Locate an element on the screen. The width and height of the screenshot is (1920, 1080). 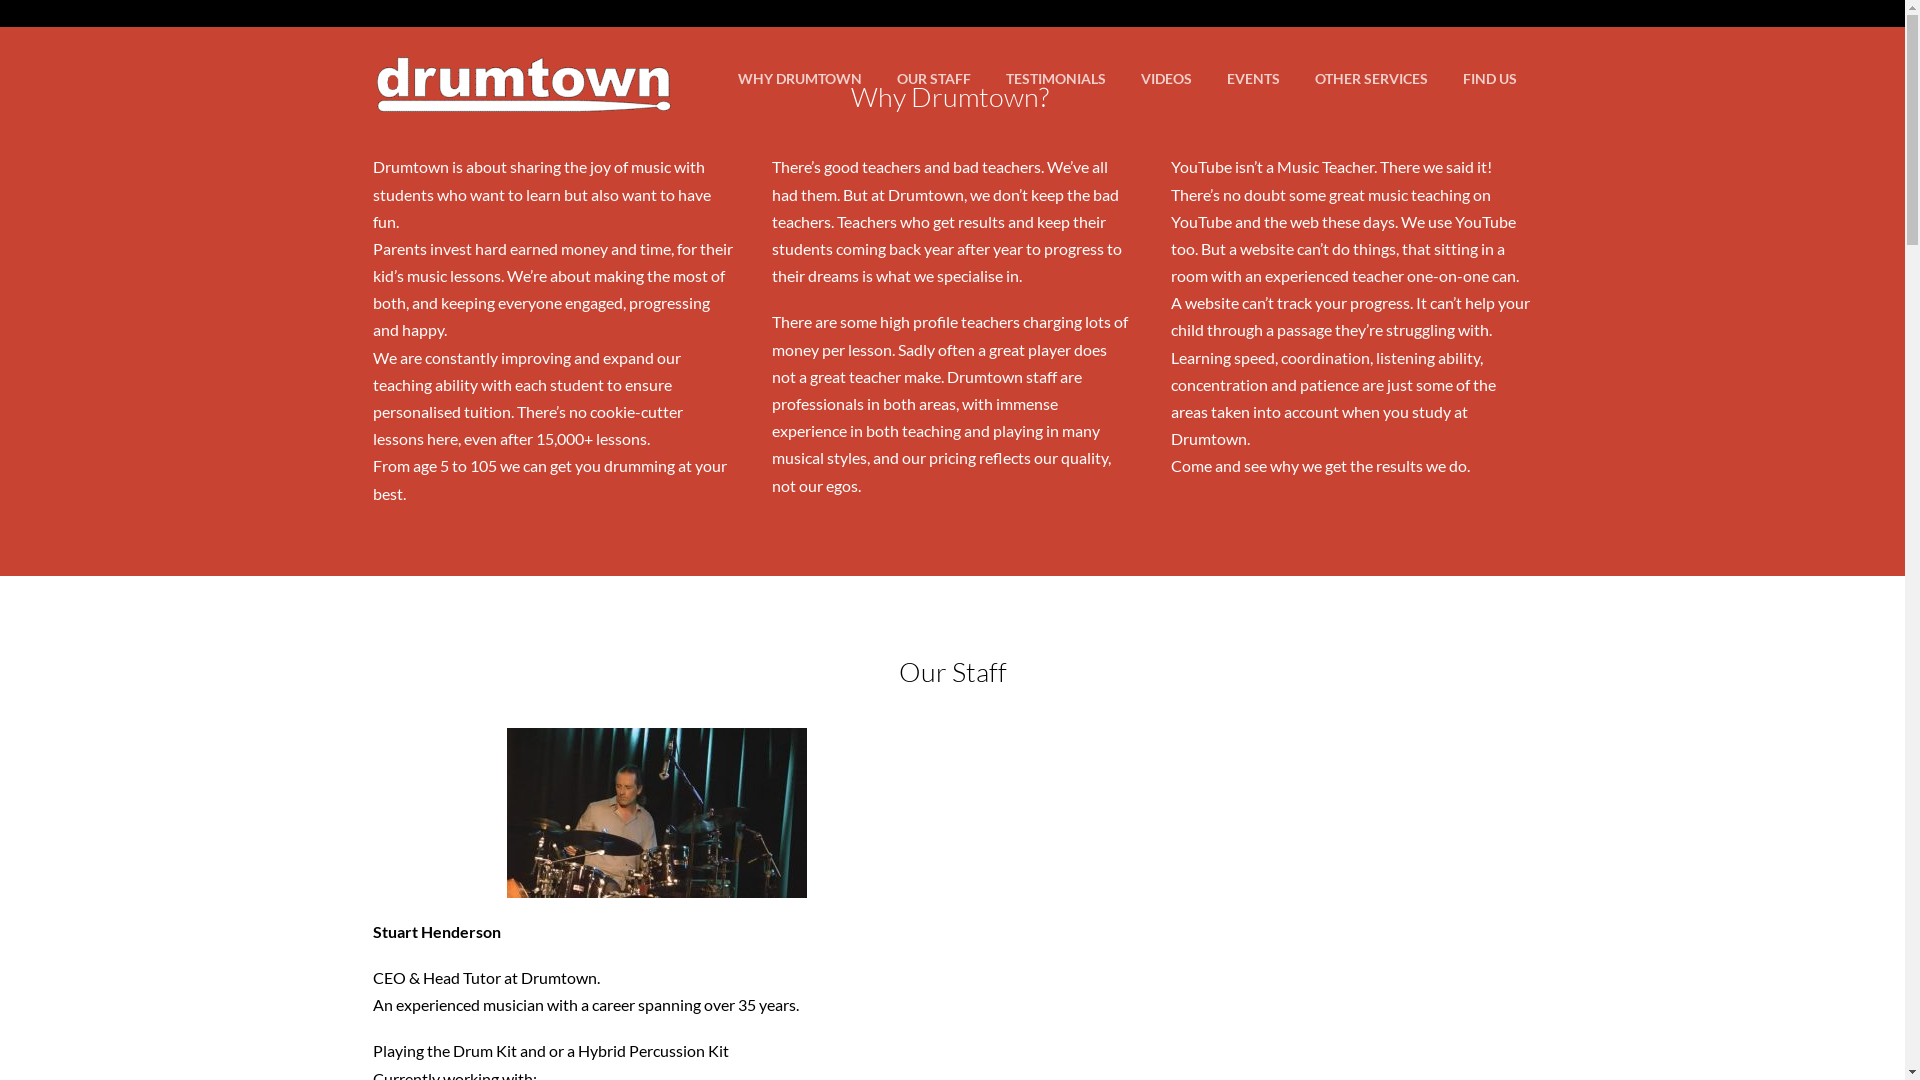
'VIDEOS' is located at coordinates (1123, 78).